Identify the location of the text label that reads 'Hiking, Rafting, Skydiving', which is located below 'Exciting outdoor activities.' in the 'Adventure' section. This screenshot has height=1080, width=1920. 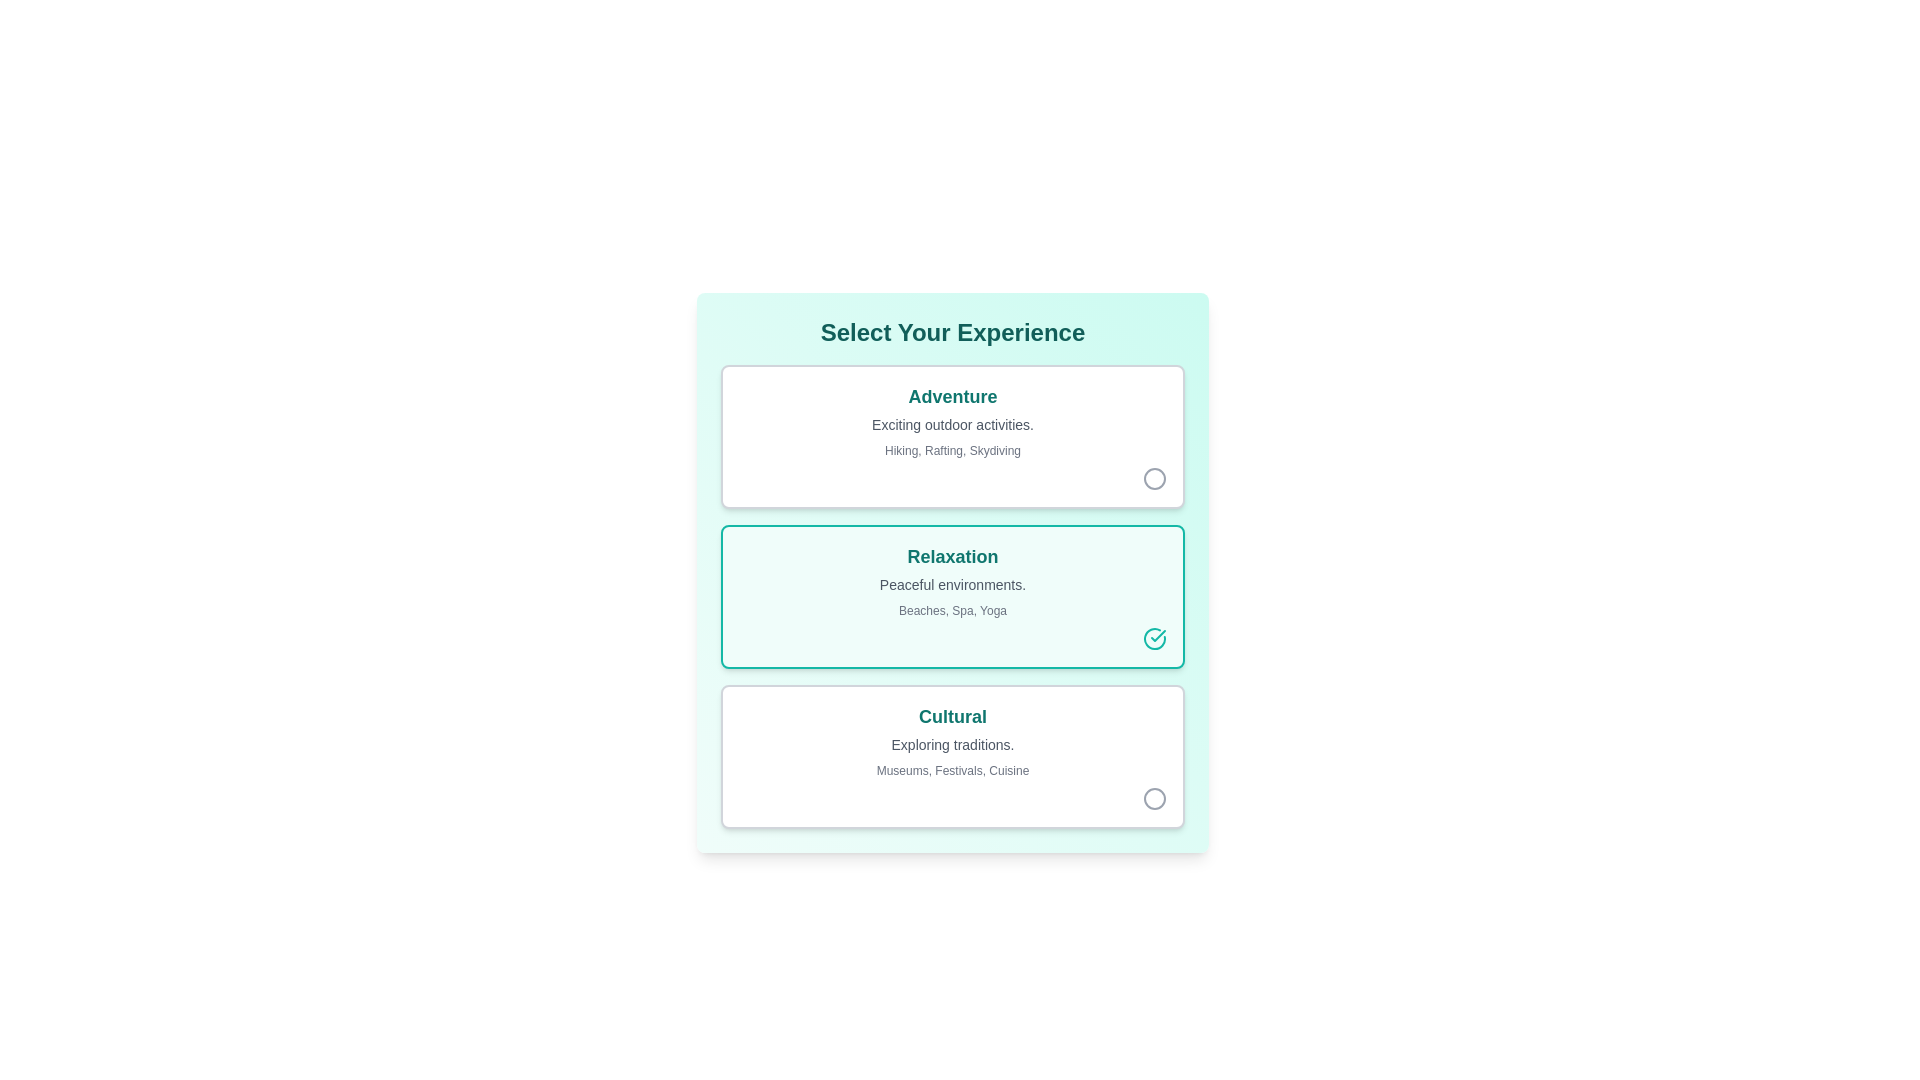
(952, 451).